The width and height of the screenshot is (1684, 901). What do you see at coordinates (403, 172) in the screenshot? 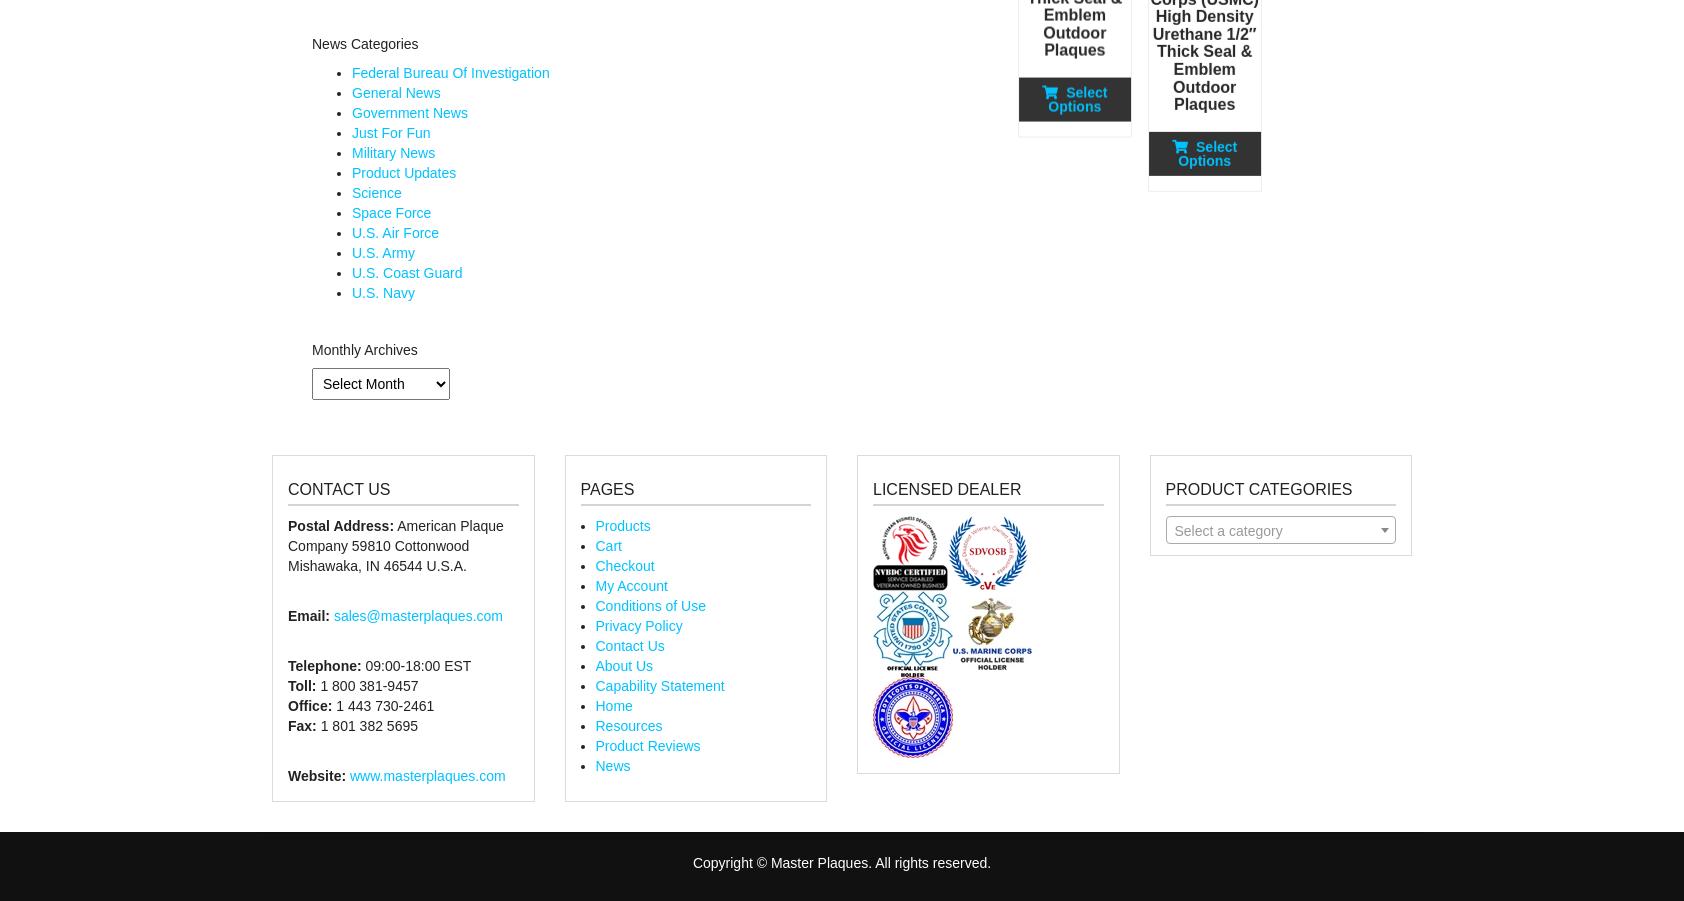
I see `'Product Updates'` at bounding box center [403, 172].